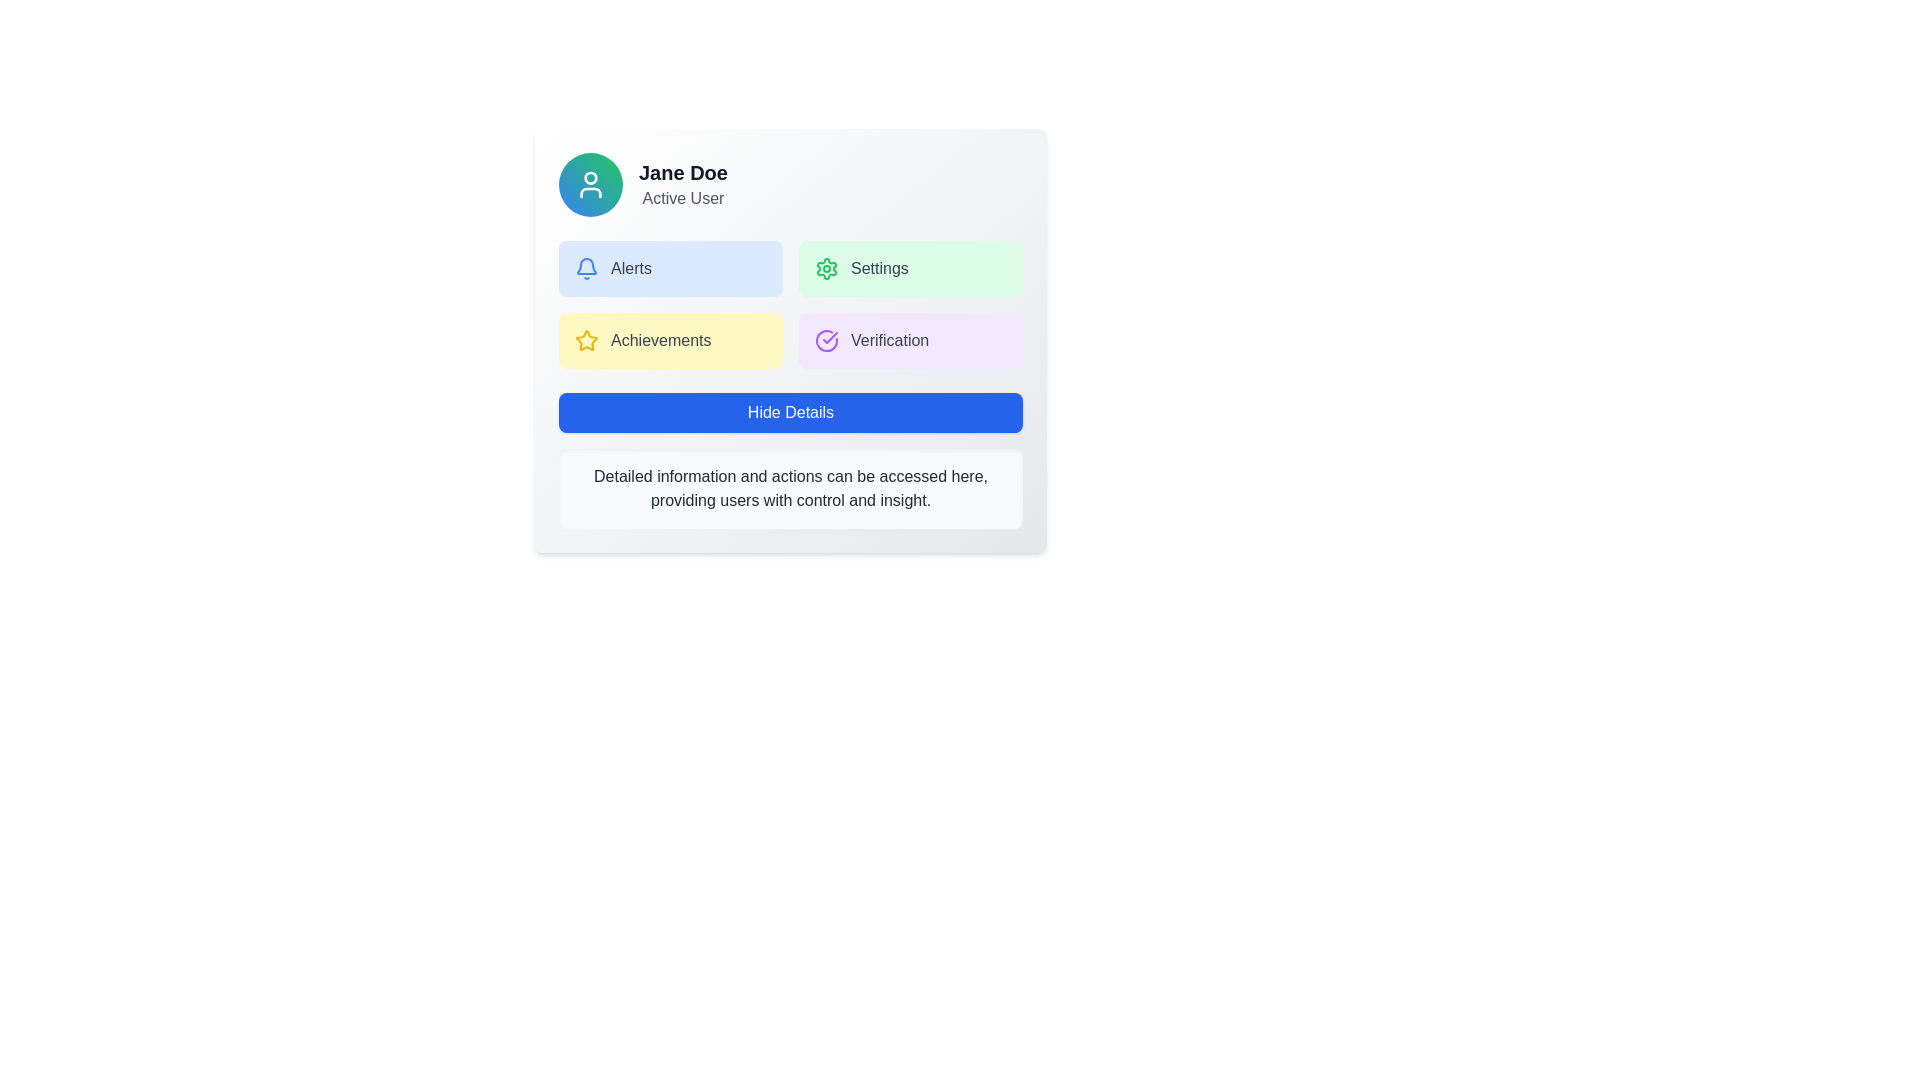 Image resolution: width=1920 pixels, height=1080 pixels. I want to click on 'Settings' text label located in the upper-right corner of the application, positioned to the right of a gear icon within a green box, so click(879, 268).